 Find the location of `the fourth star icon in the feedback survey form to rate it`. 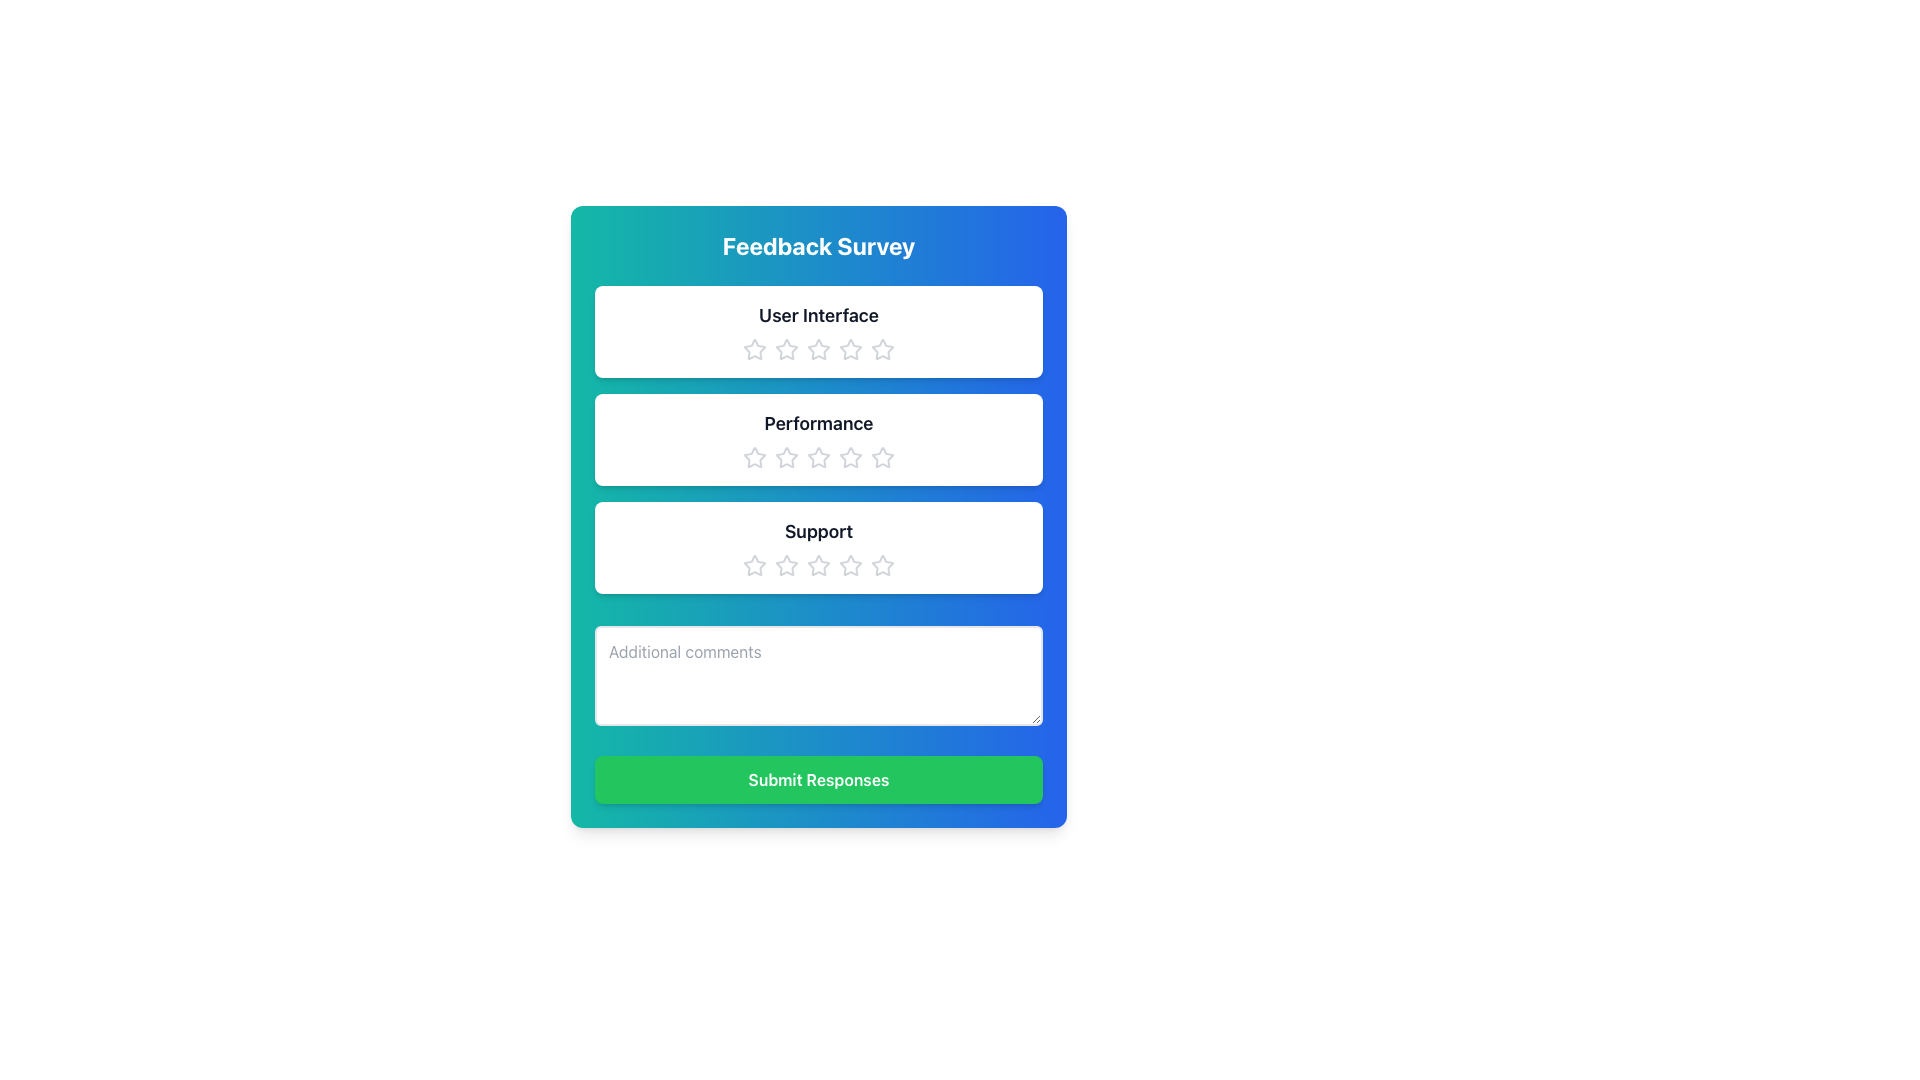

the fourth star icon in the feedback survey form to rate it is located at coordinates (850, 349).